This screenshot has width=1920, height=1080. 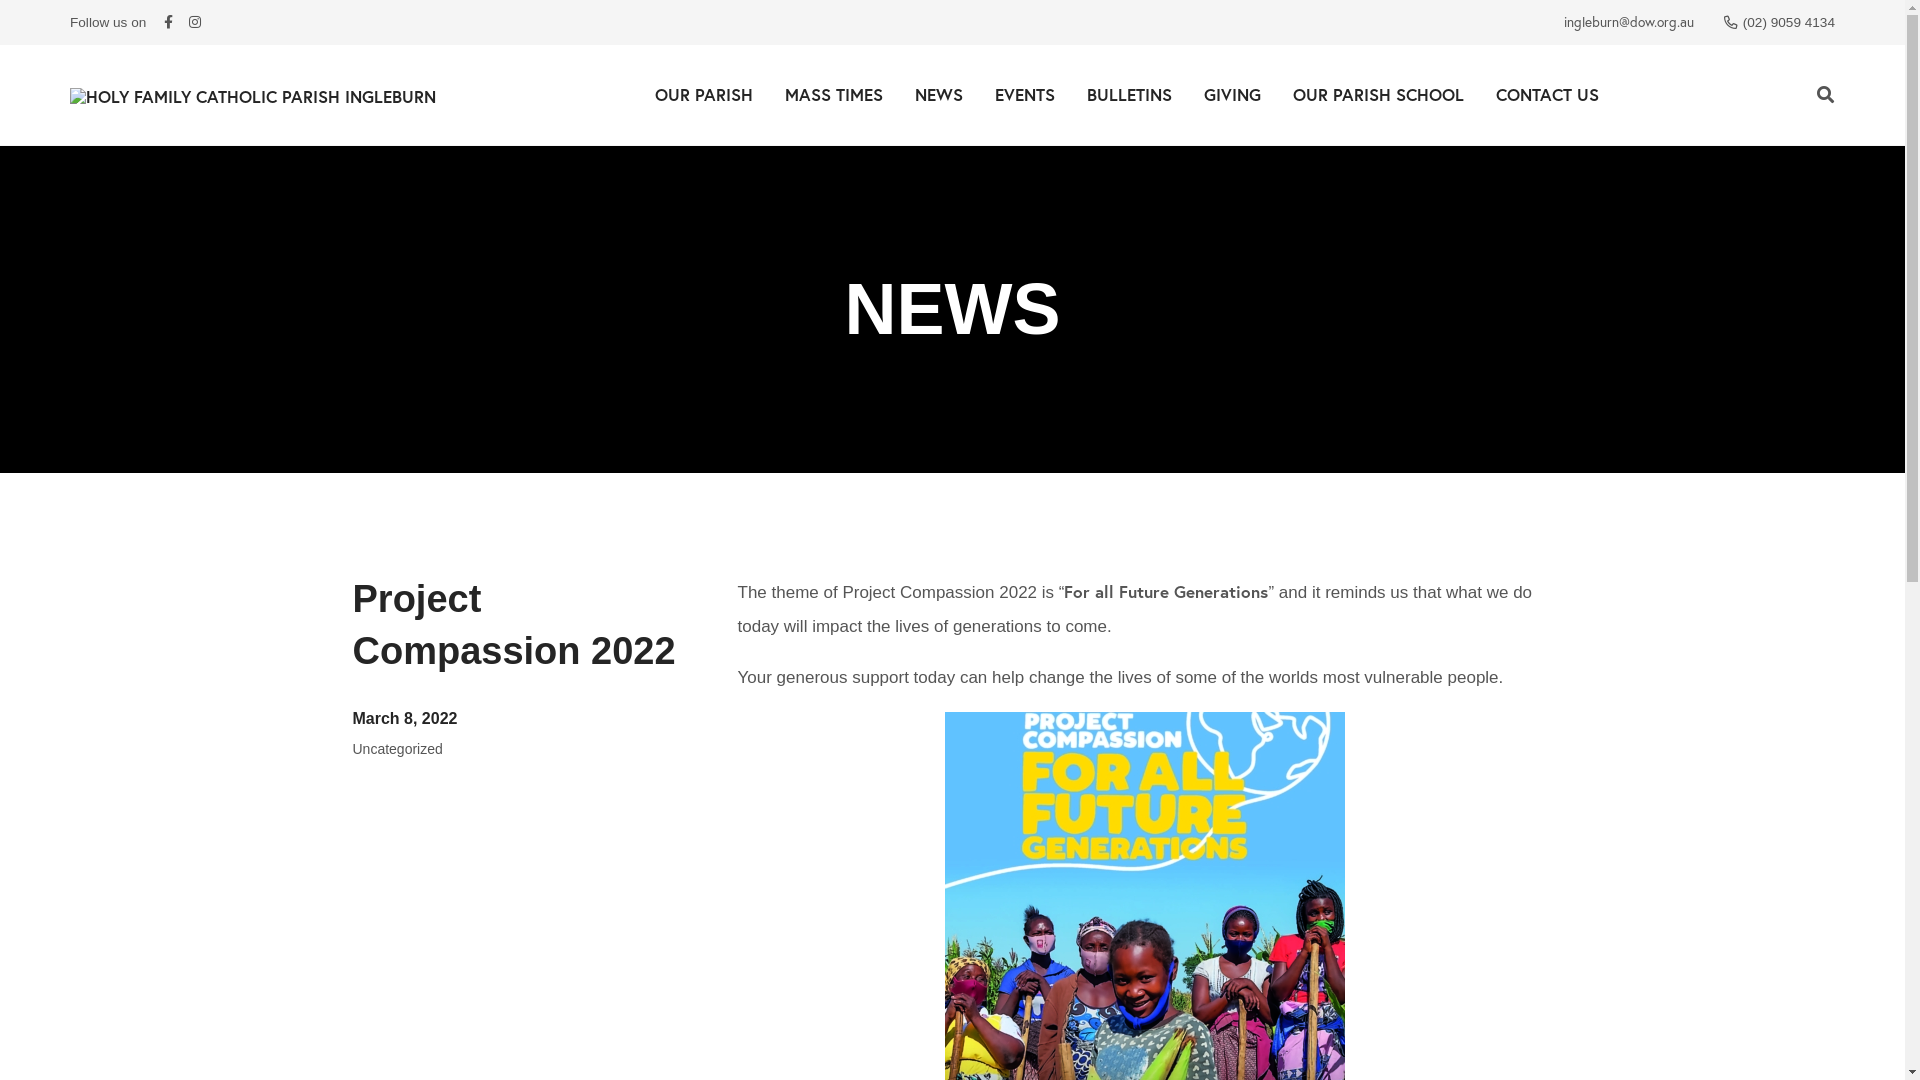 I want to click on 'EVENTS', so click(x=1023, y=94).